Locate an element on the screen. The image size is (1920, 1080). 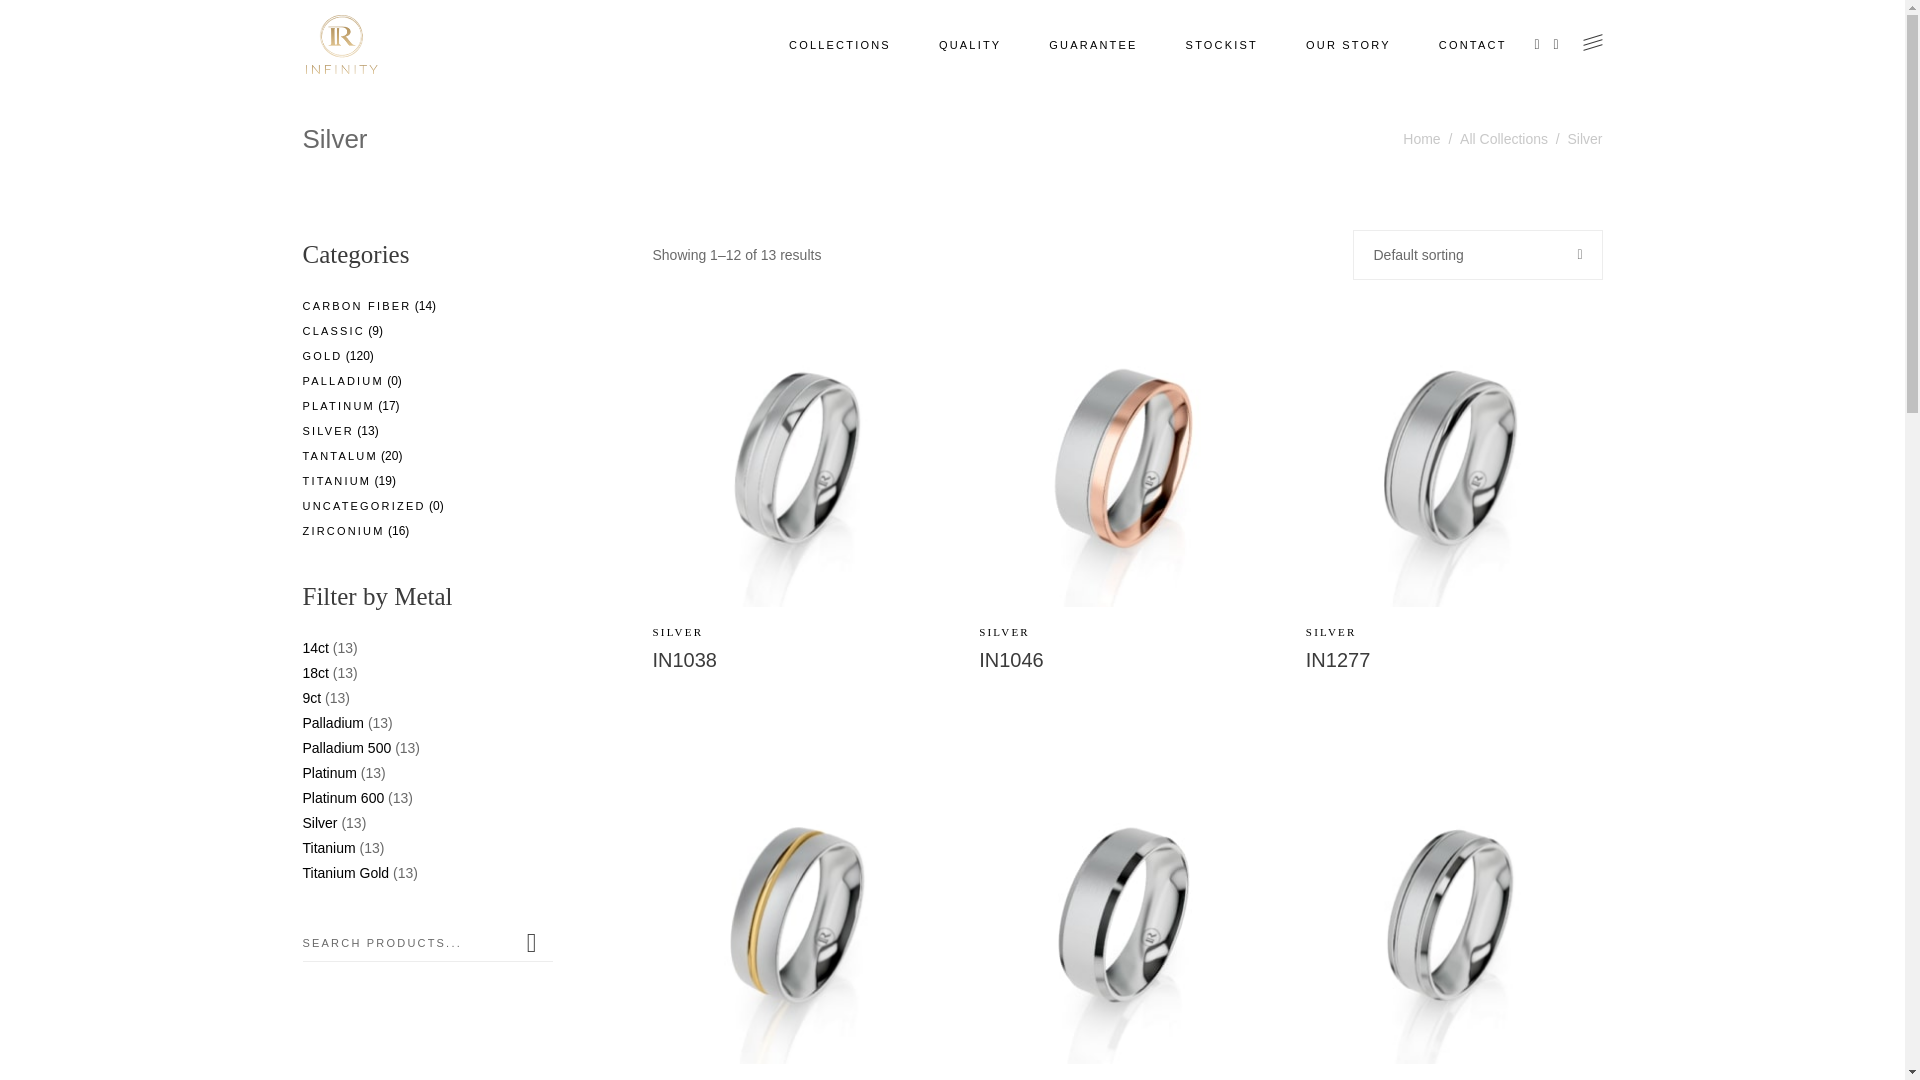
'Titanium Gold' is located at coordinates (345, 871).